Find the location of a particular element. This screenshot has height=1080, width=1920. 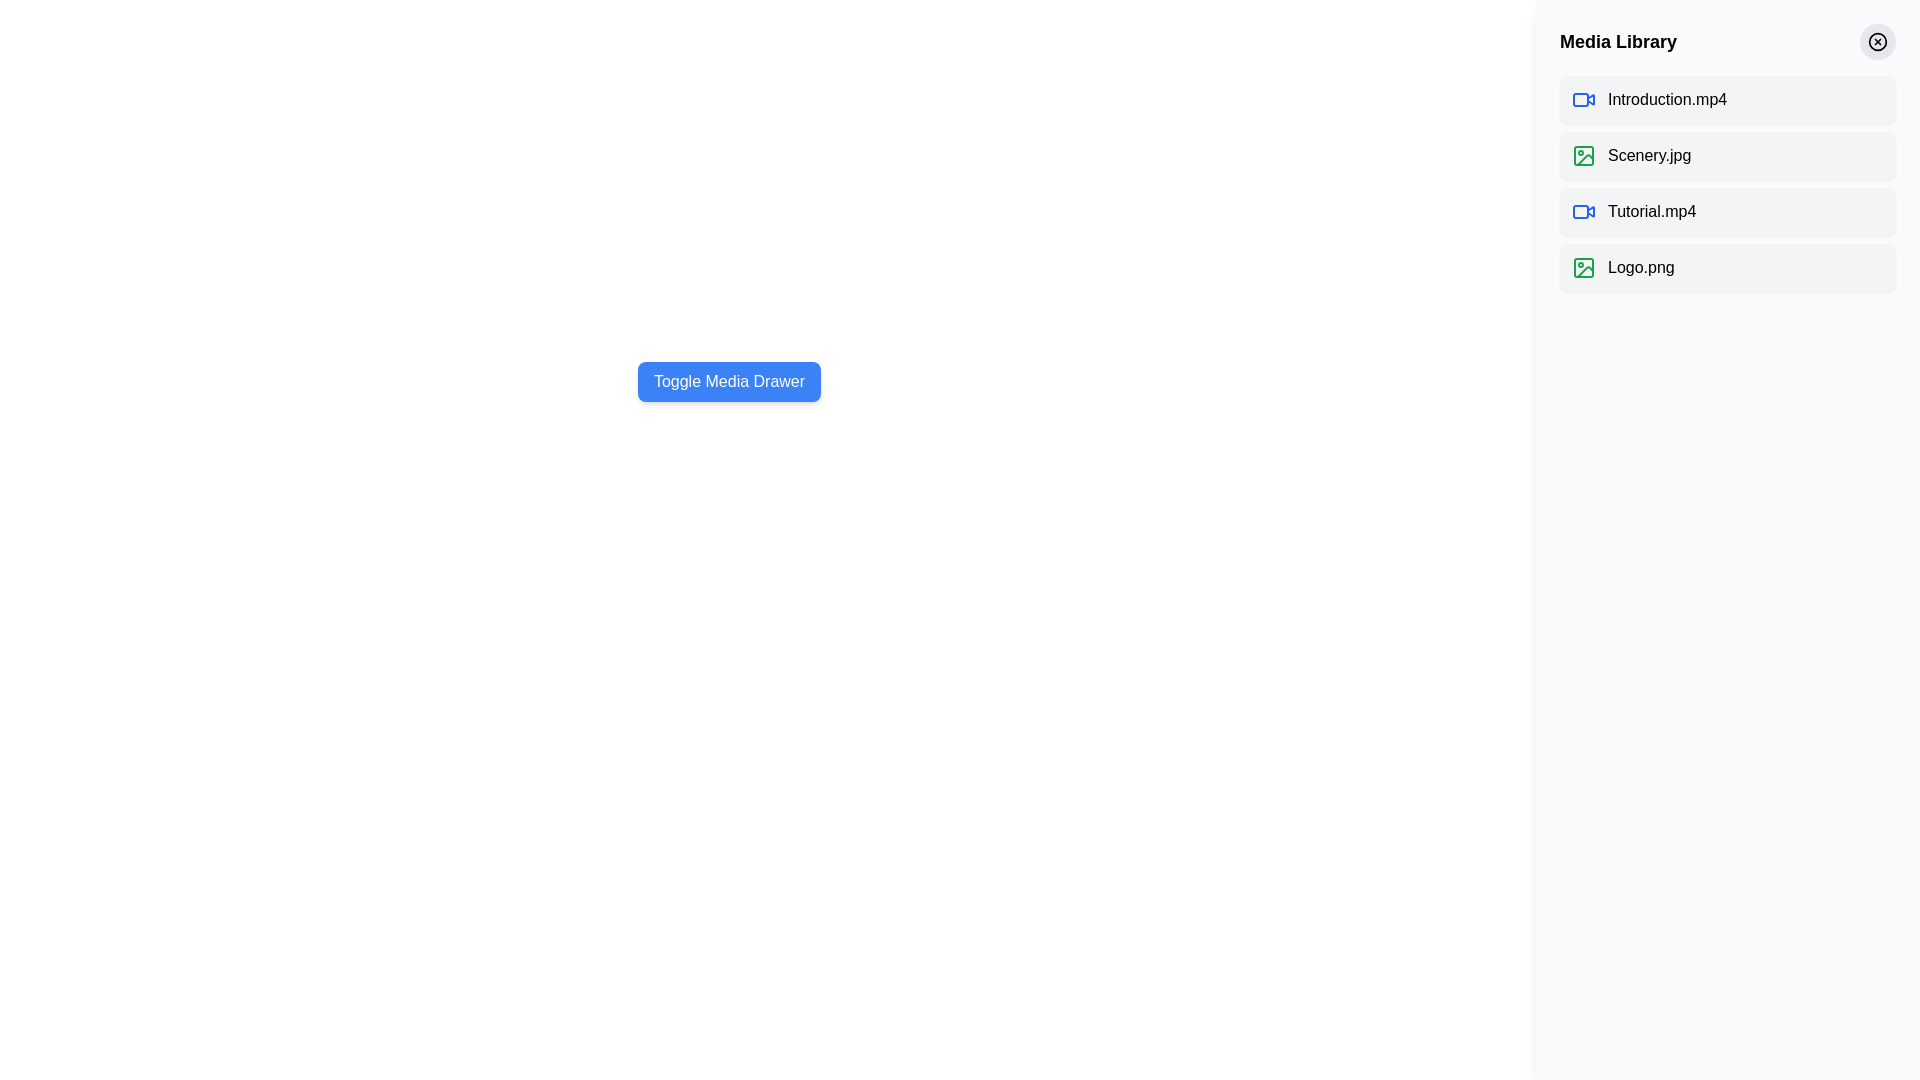

the button labeled 'Tutorial.mp4' with a blue video symbol, which is the third item in the 'Media Library' list is located at coordinates (1727, 212).